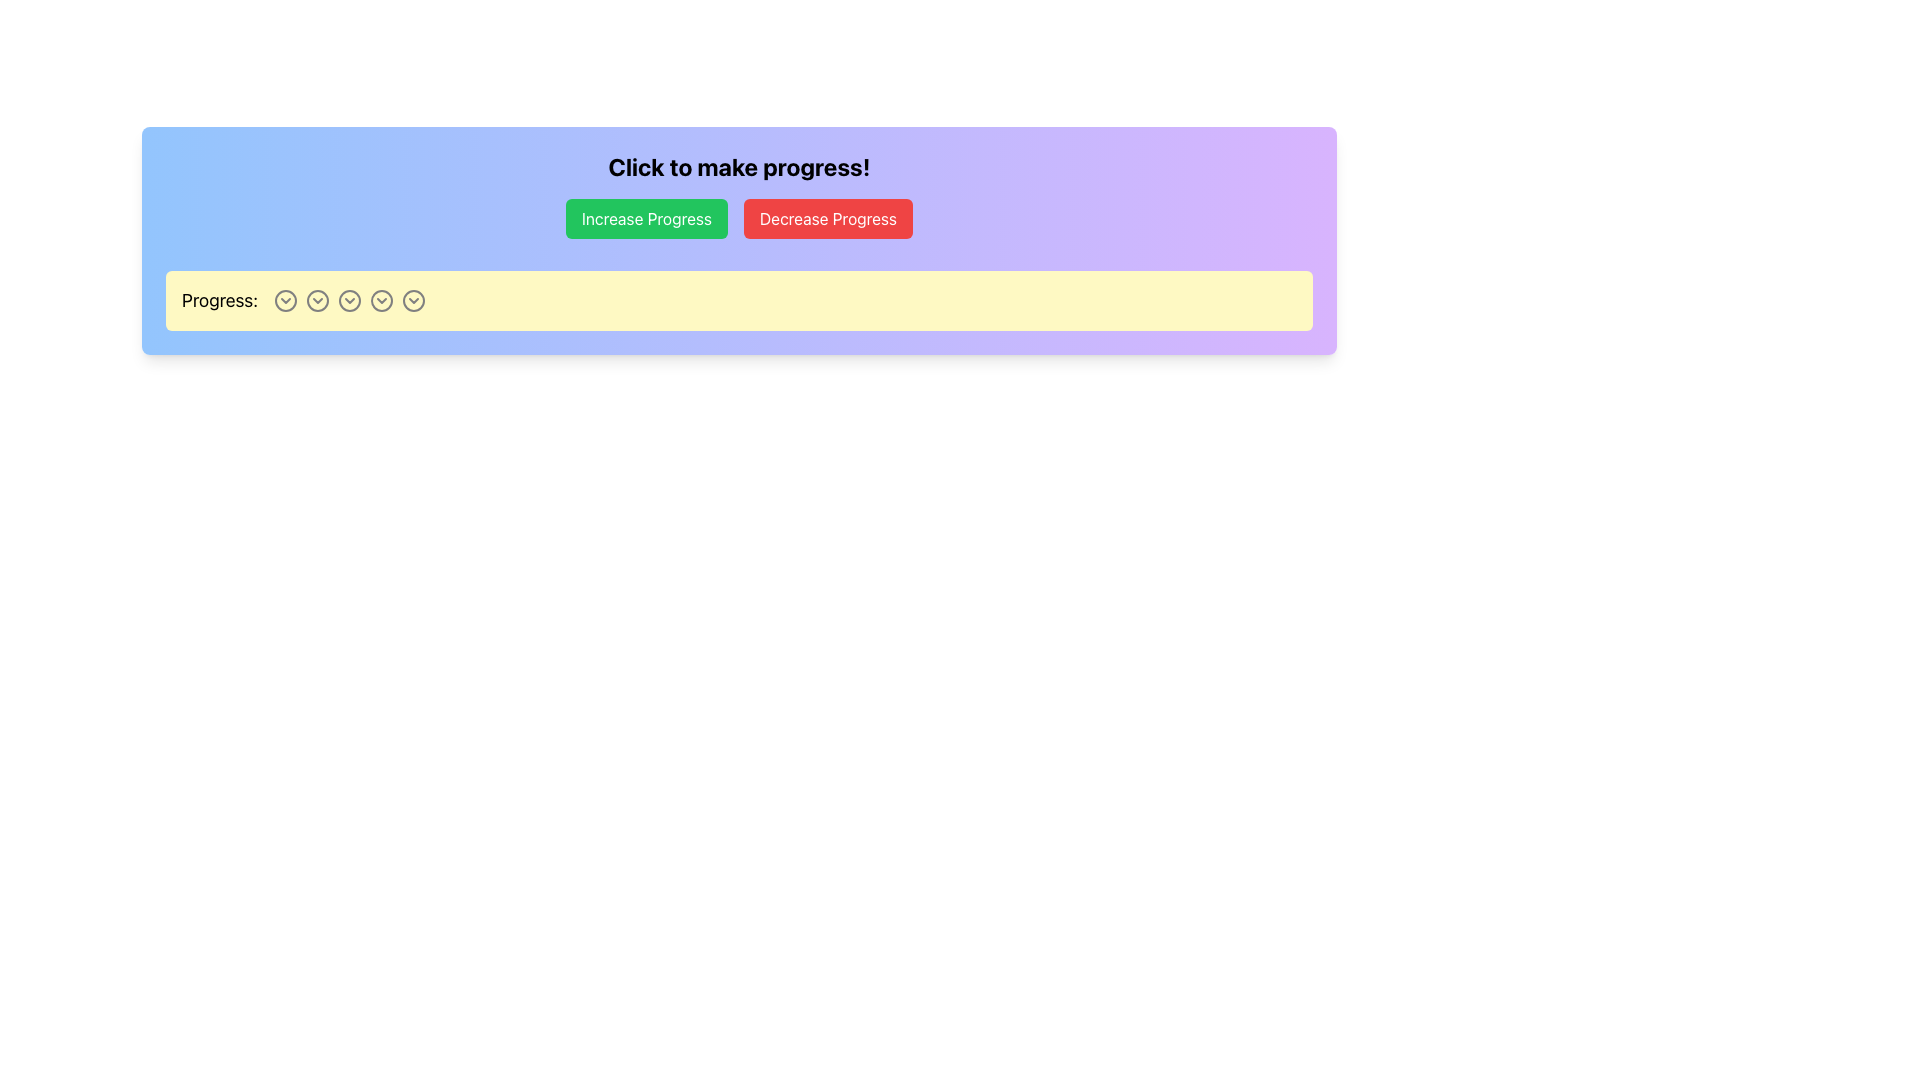  Describe the element at coordinates (317, 300) in the screenshot. I see `the second circular icon with chevron in the progress bar section, which indicates a specific progress state in the sequence` at that location.